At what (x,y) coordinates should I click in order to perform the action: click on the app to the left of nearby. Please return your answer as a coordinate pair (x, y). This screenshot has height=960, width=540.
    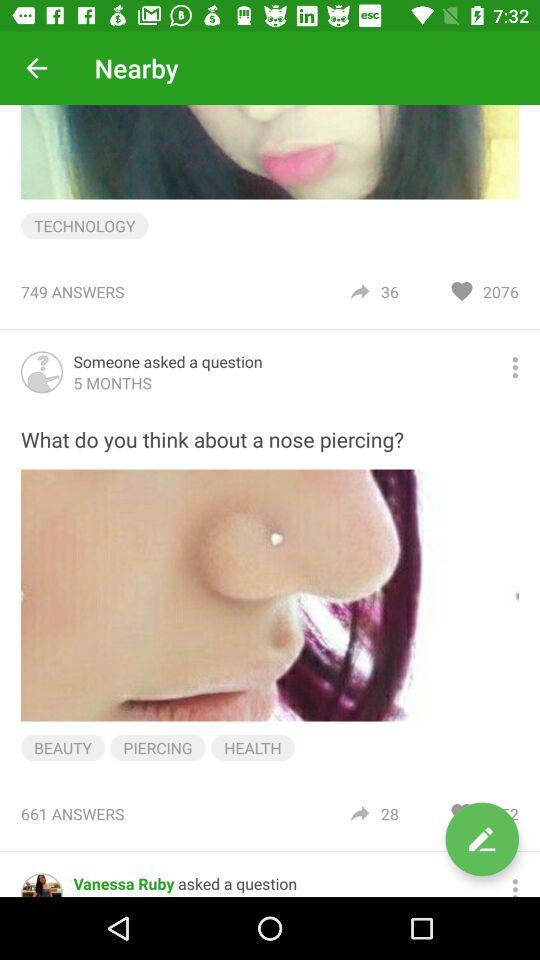
    Looking at the image, I should click on (36, 68).